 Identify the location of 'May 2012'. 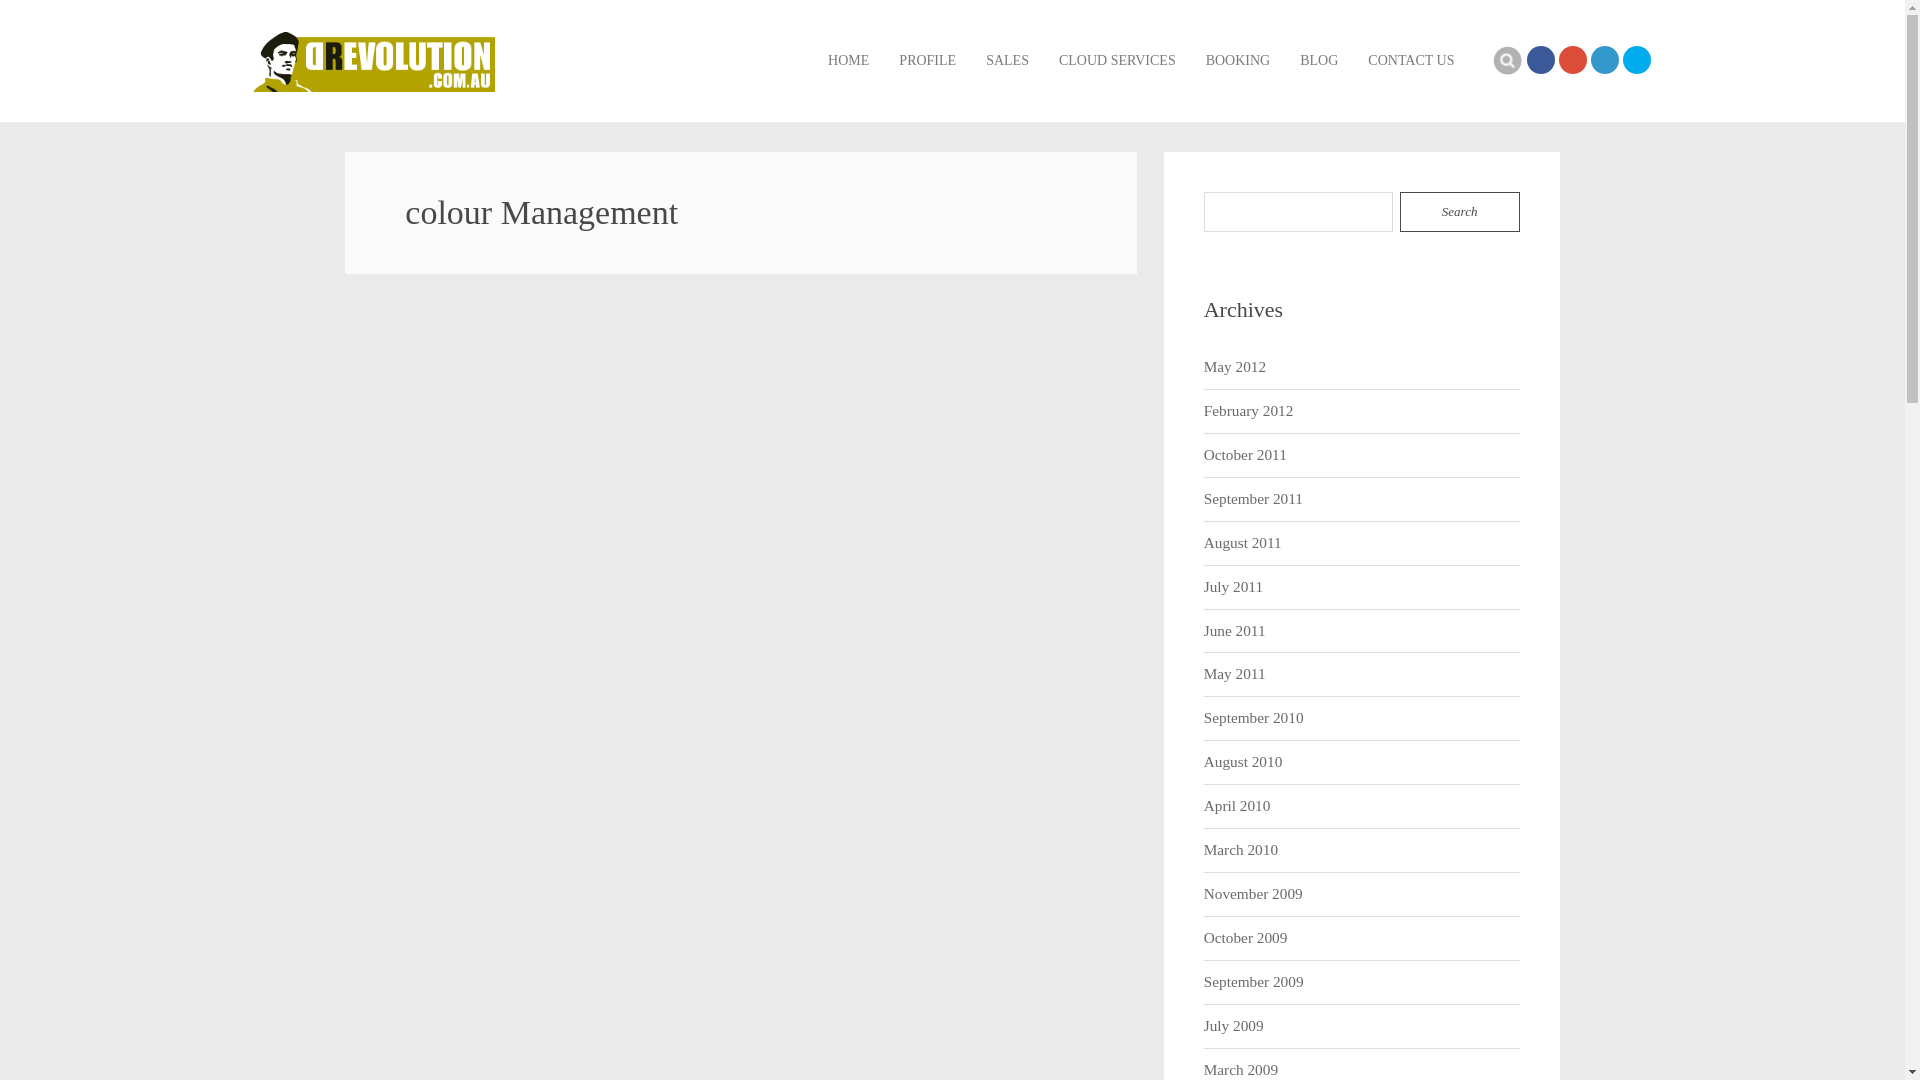
(1233, 367).